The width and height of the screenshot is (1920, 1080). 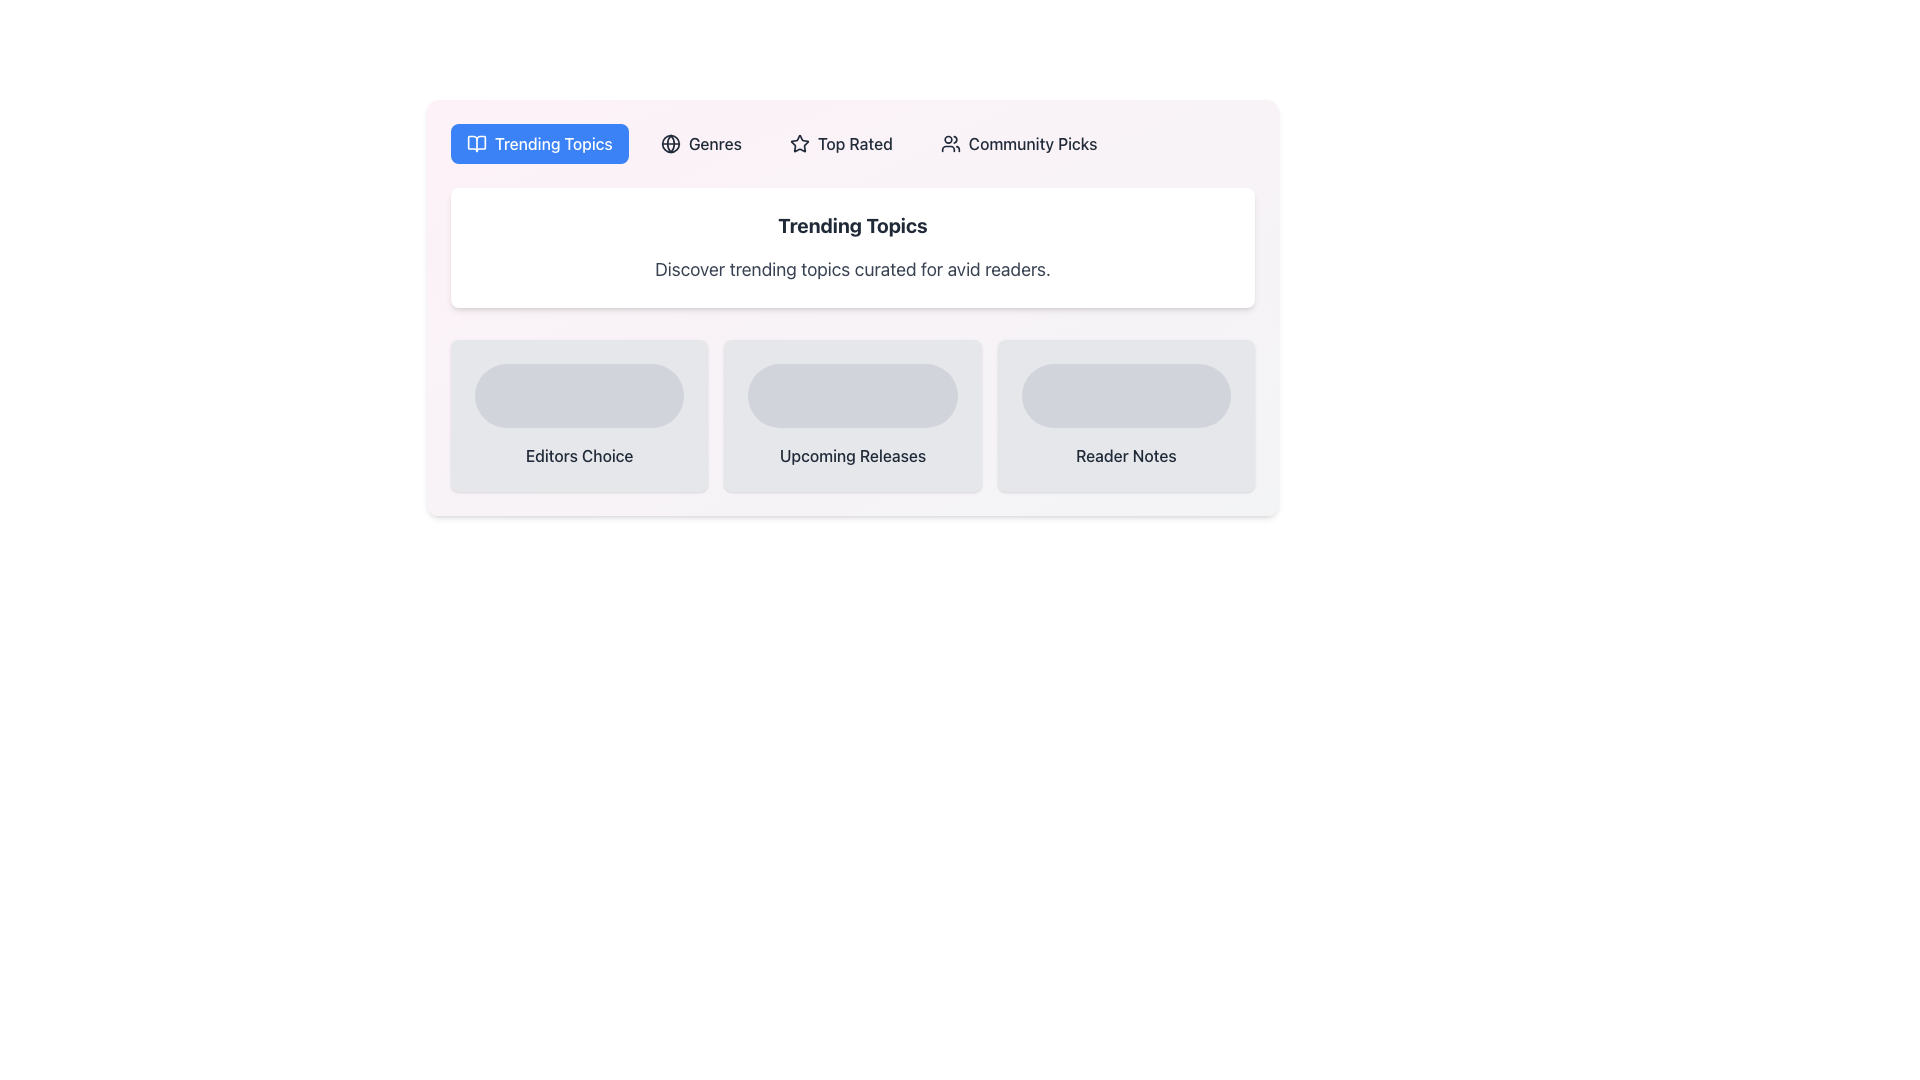 I want to click on text label 'Trending Topics' located within the blue rectangular background in the navigation tab at the top-left corner, so click(x=553, y=142).